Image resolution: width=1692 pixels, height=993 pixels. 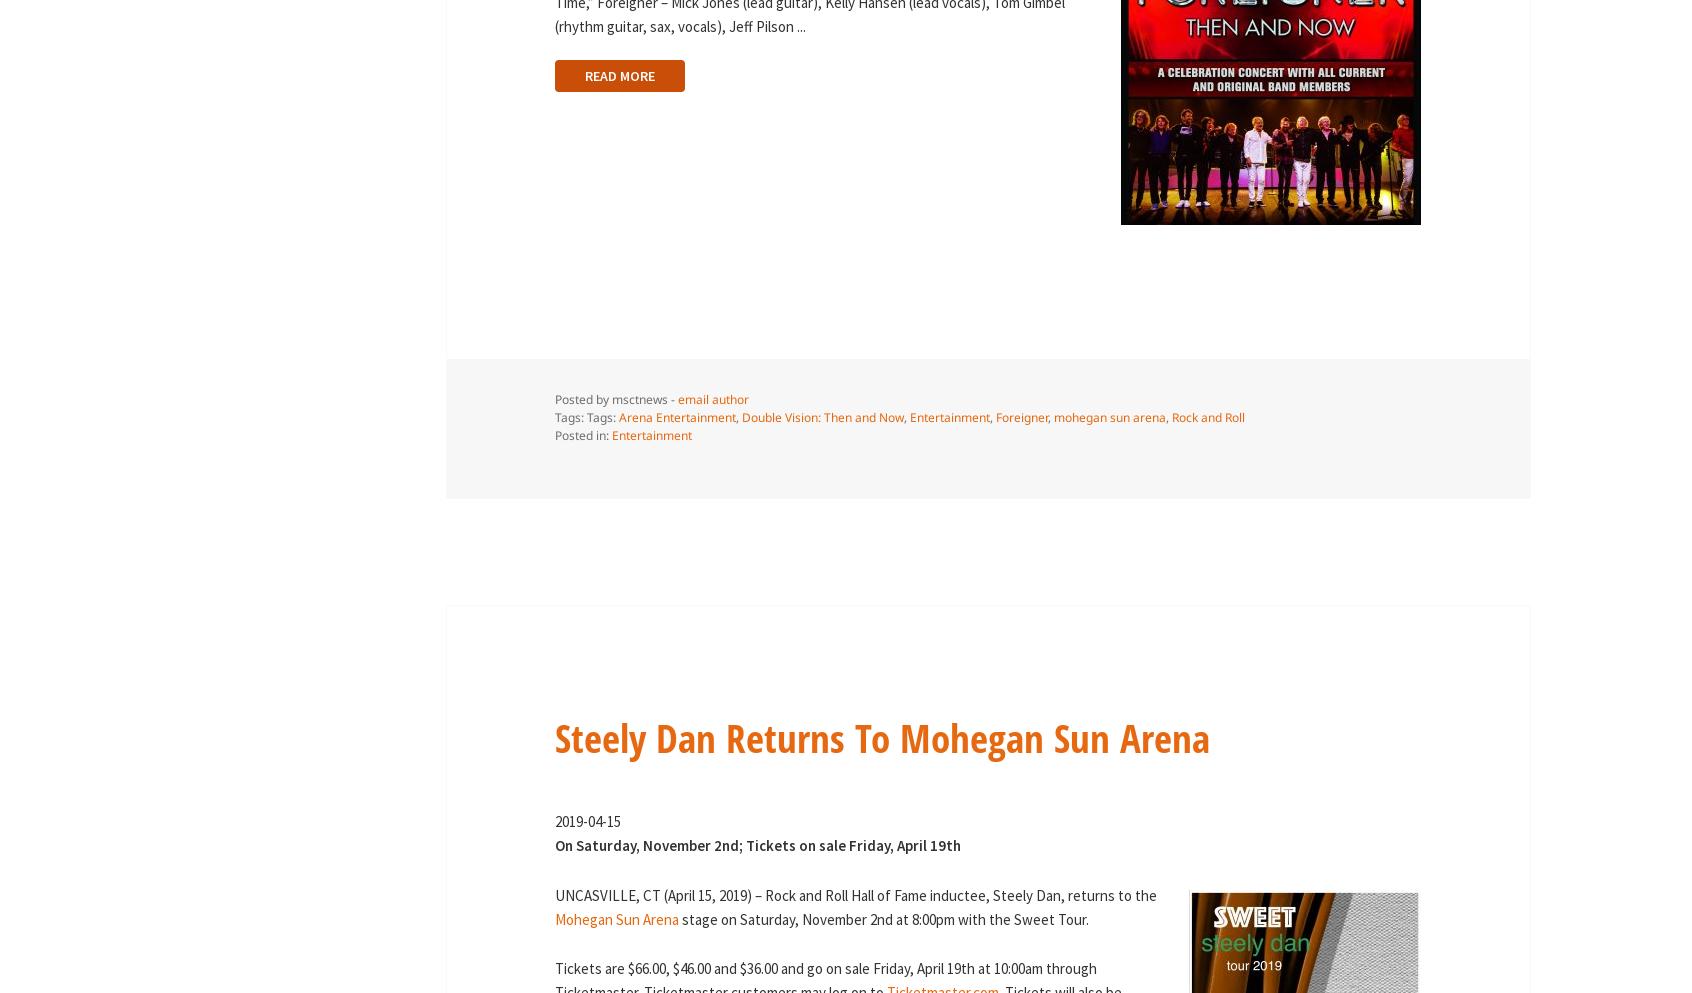 I want to click on '...', so click(x=800, y=24).